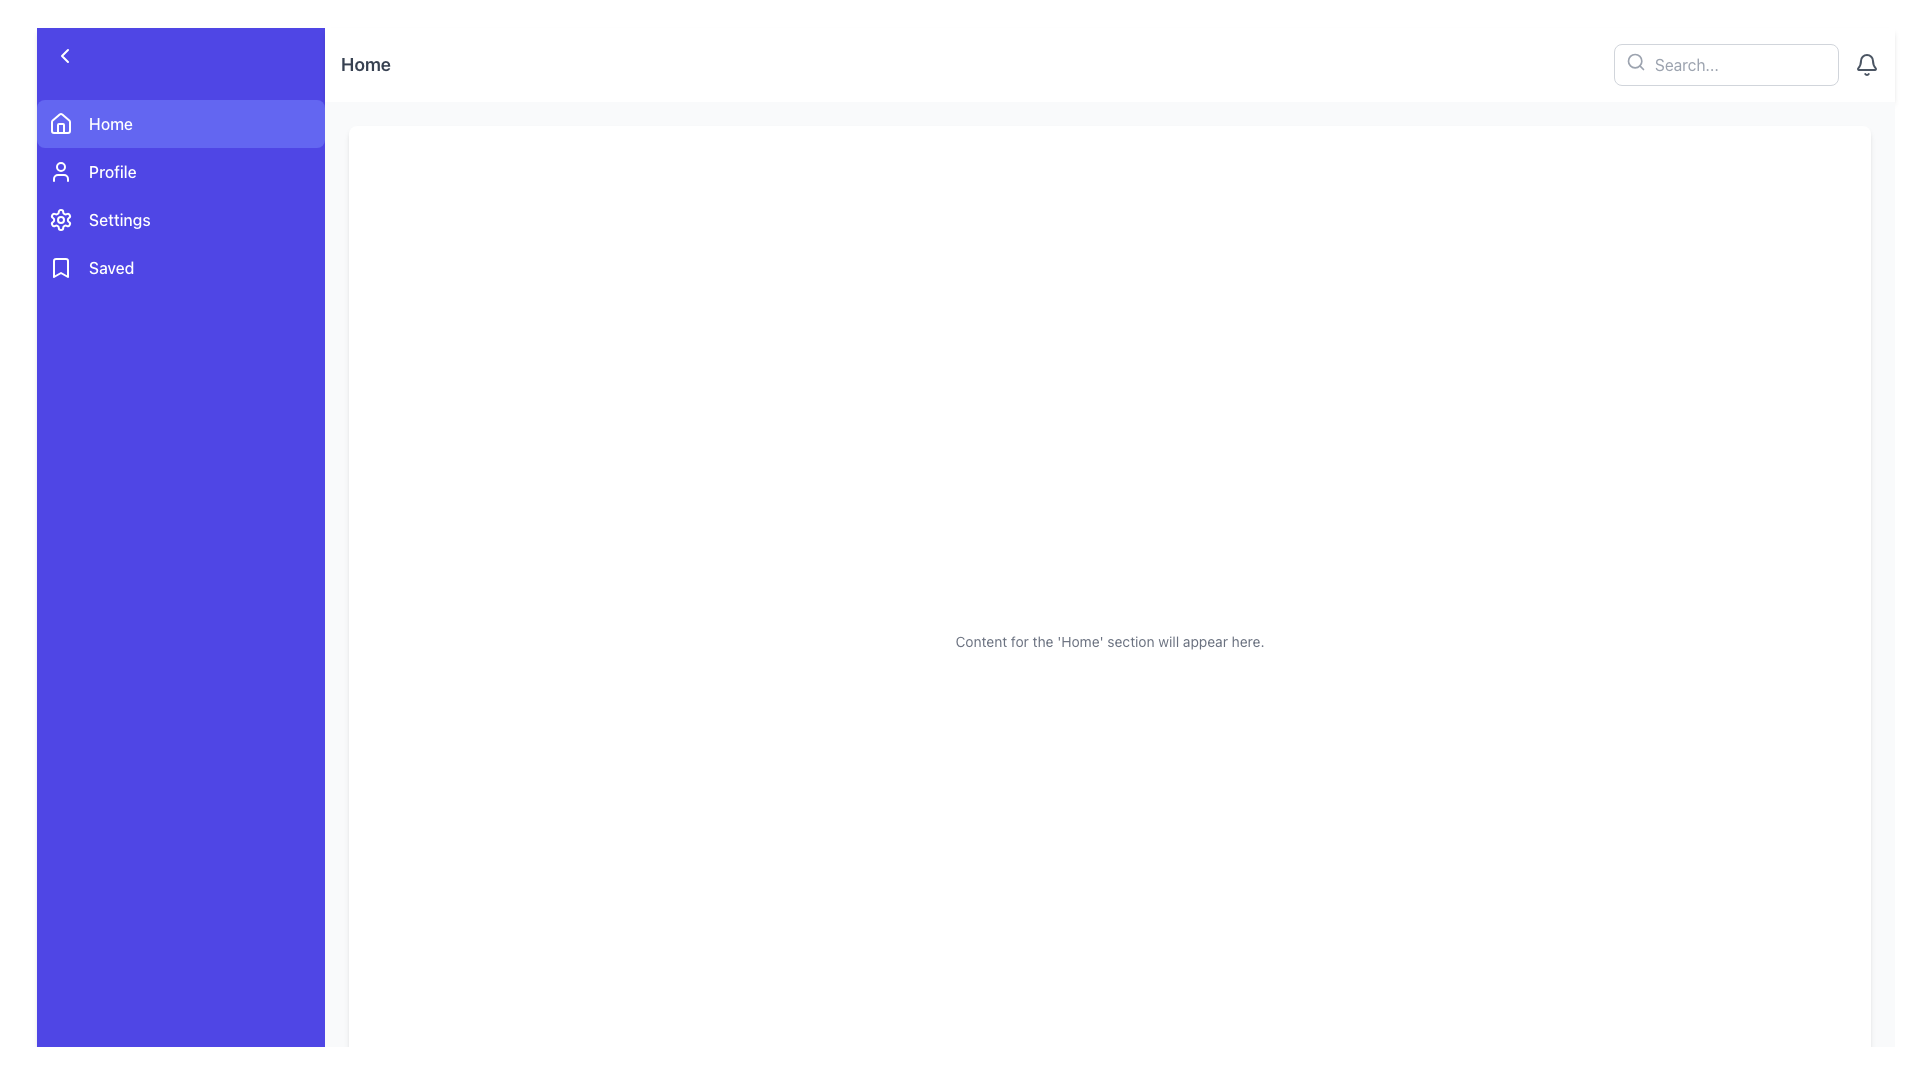  What do you see at coordinates (61, 123) in the screenshot?
I see `the 'Home' navigation icon located in the sidebar` at bounding box center [61, 123].